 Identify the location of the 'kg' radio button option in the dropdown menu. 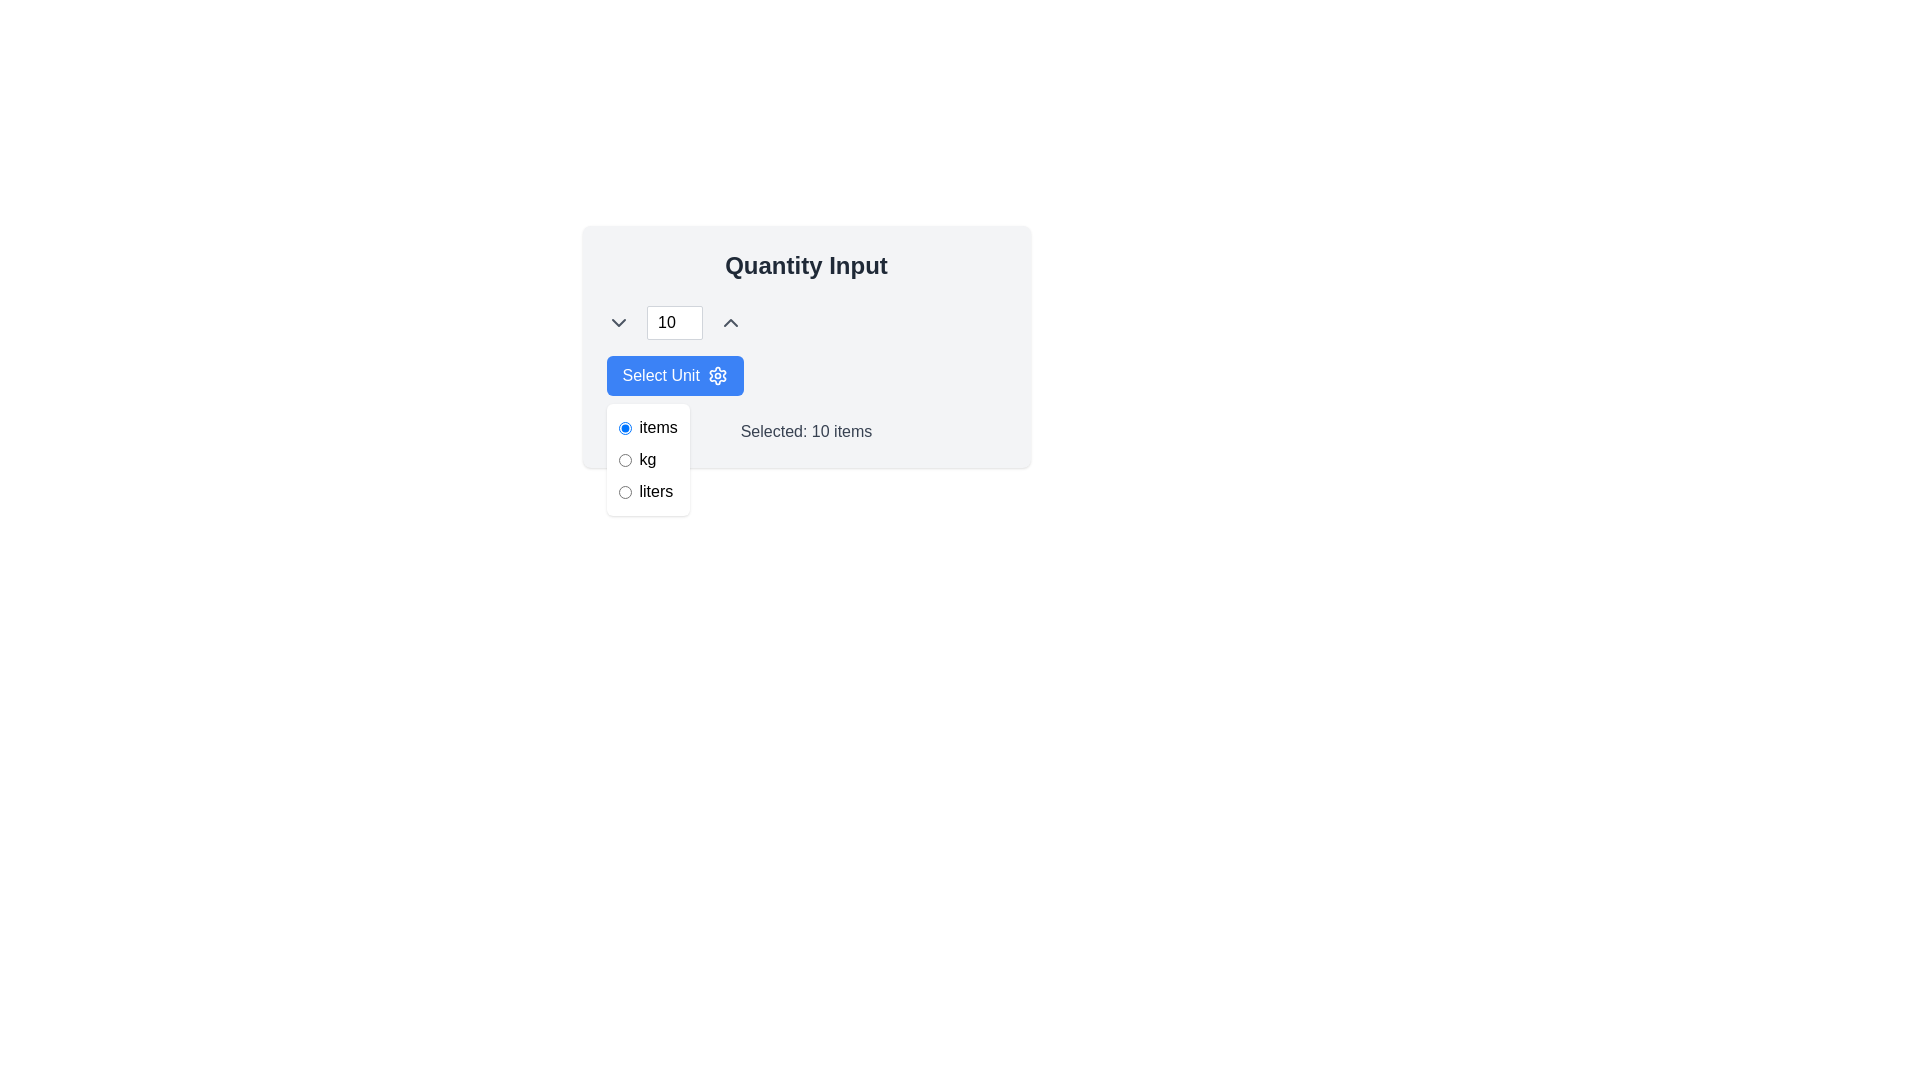
(648, 459).